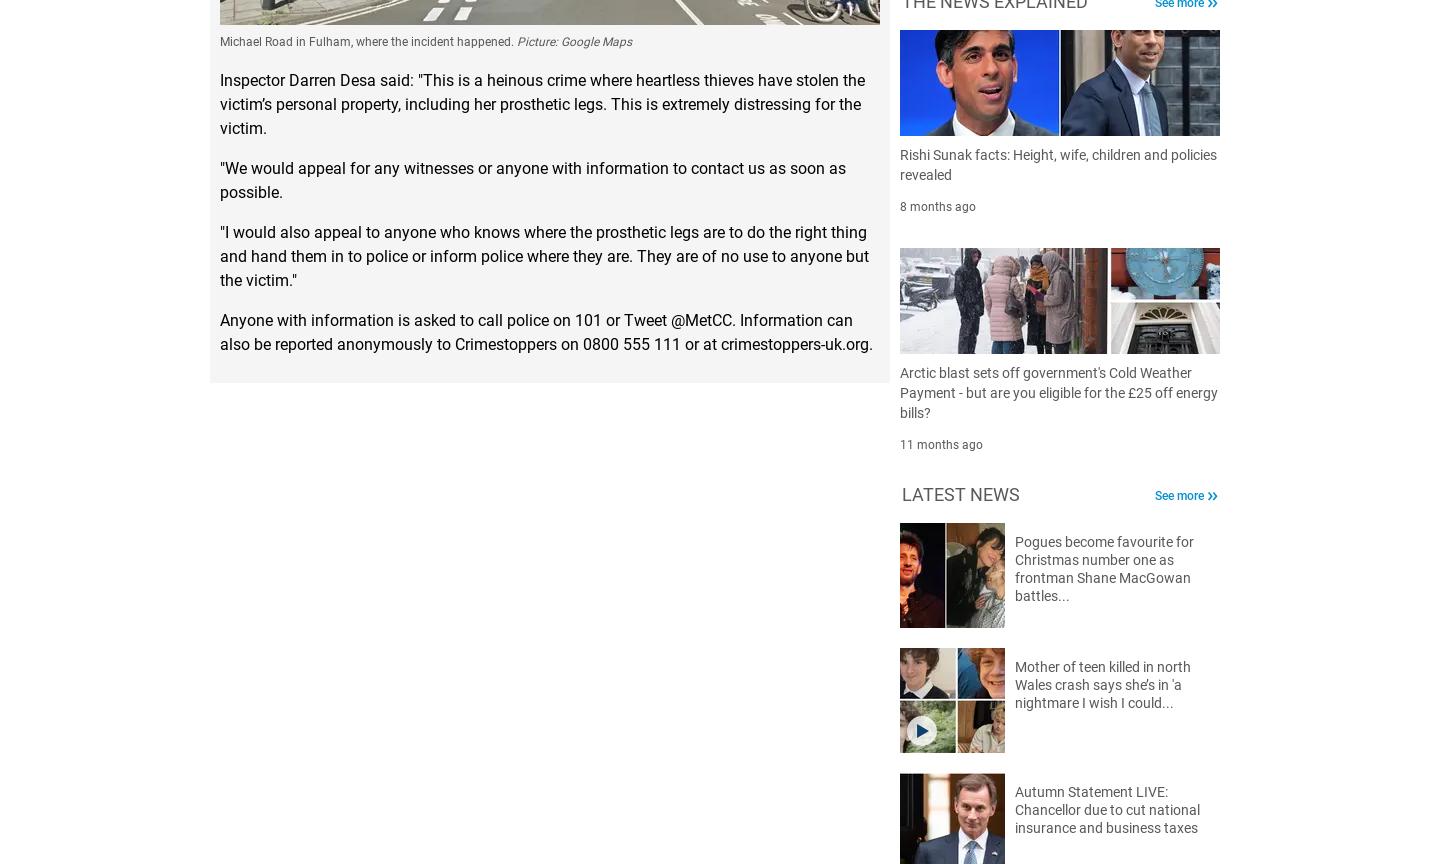 This screenshot has height=864, width=1440. What do you see at coordinates (1179, 496) in the screenshot?
I see `'See more'` at bounding box center [1179, 496].